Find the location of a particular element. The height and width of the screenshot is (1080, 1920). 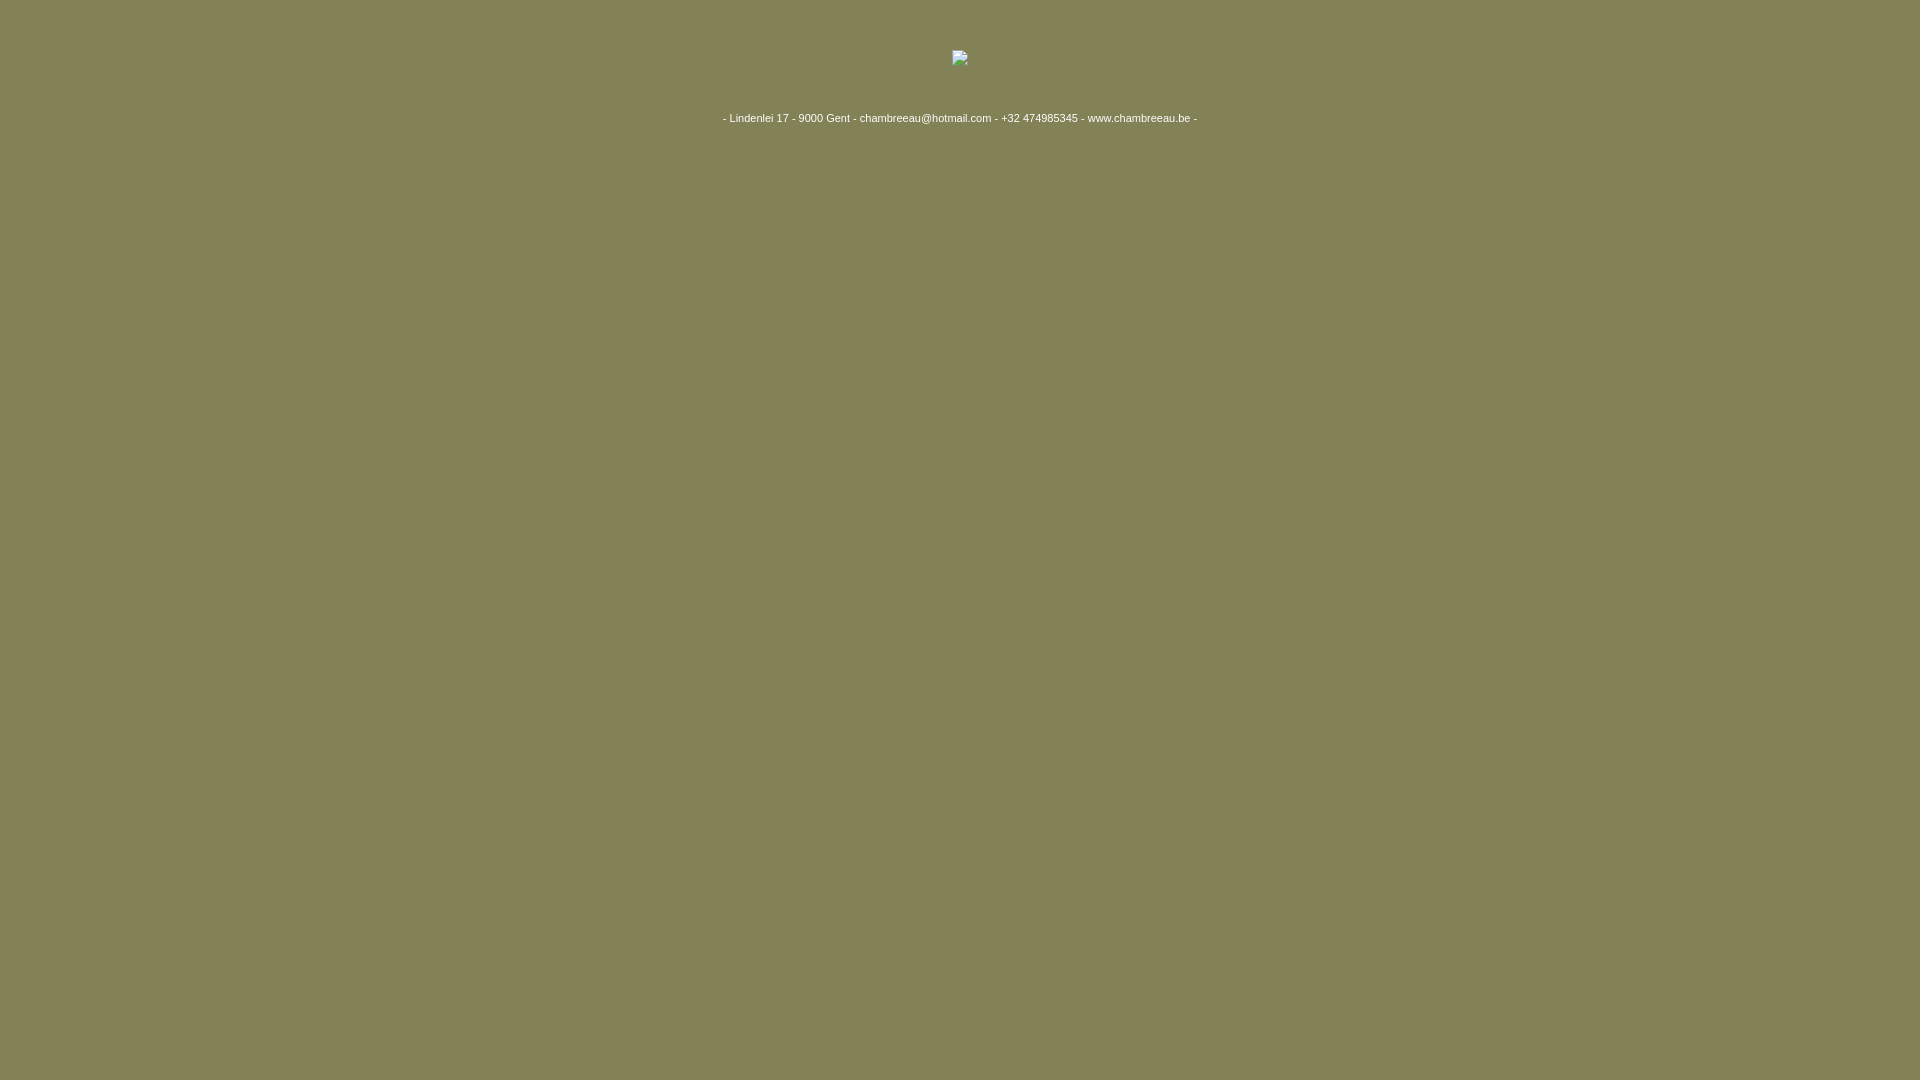

'chambreeau@hotmail.com' is located at coordinates (925, 118).